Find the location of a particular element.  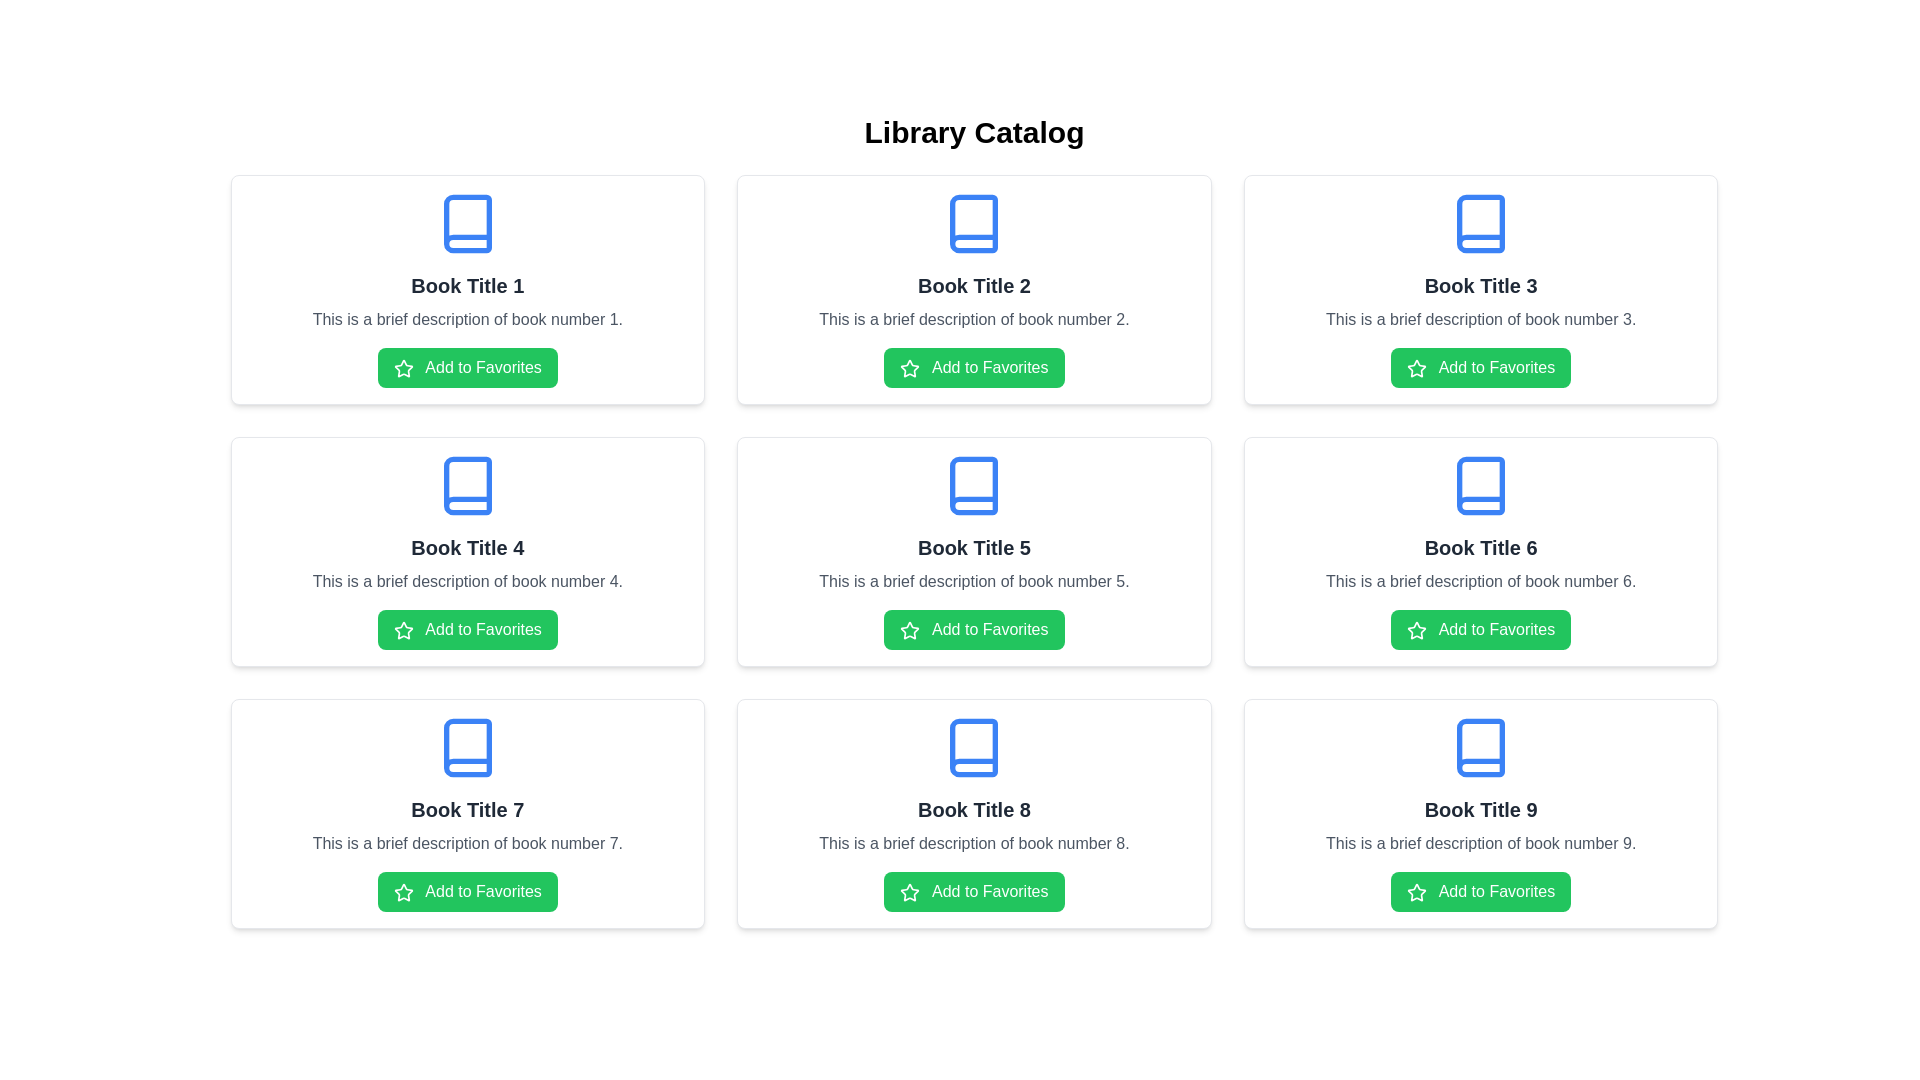

the 'Add to Favorites' button with a green background and white text located under the description of 'Book Title 1' is located at coordinates (466, 367).